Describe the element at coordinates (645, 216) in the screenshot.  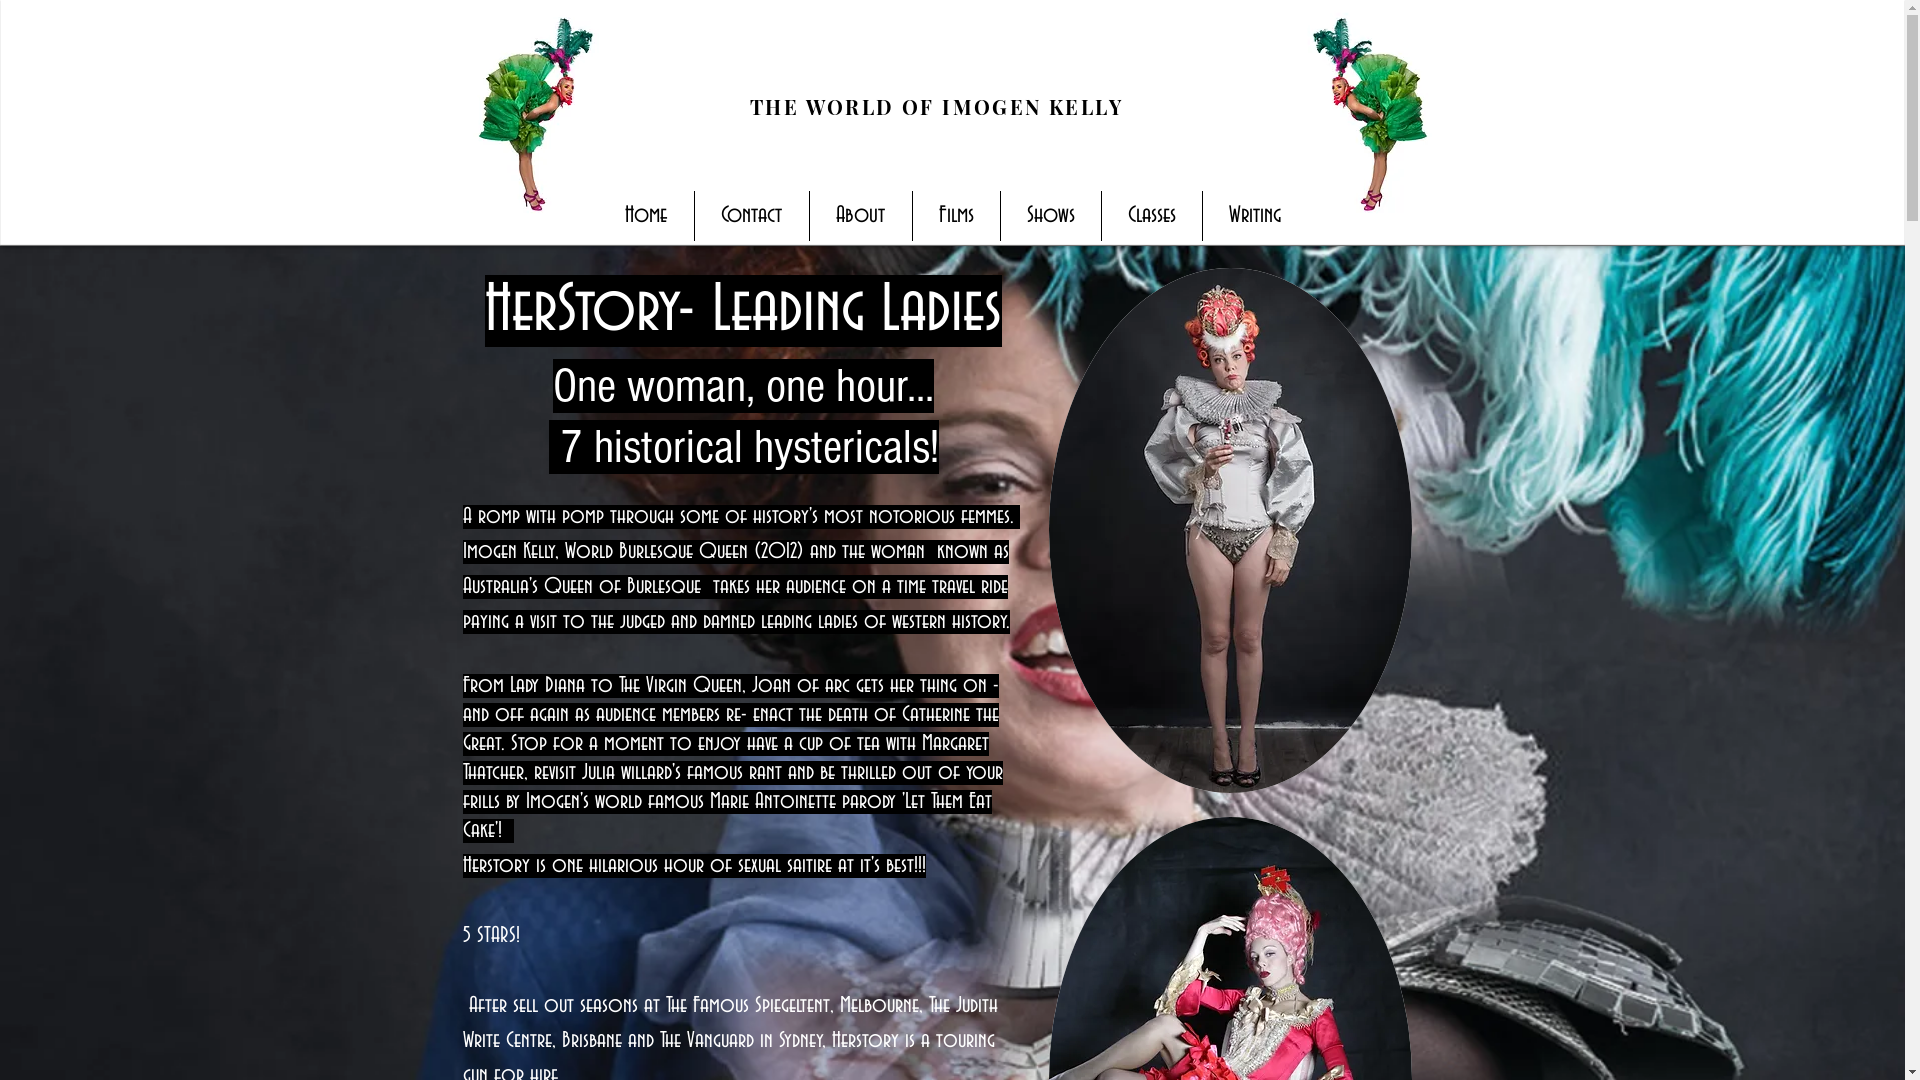
I see `'Home'` at that location.